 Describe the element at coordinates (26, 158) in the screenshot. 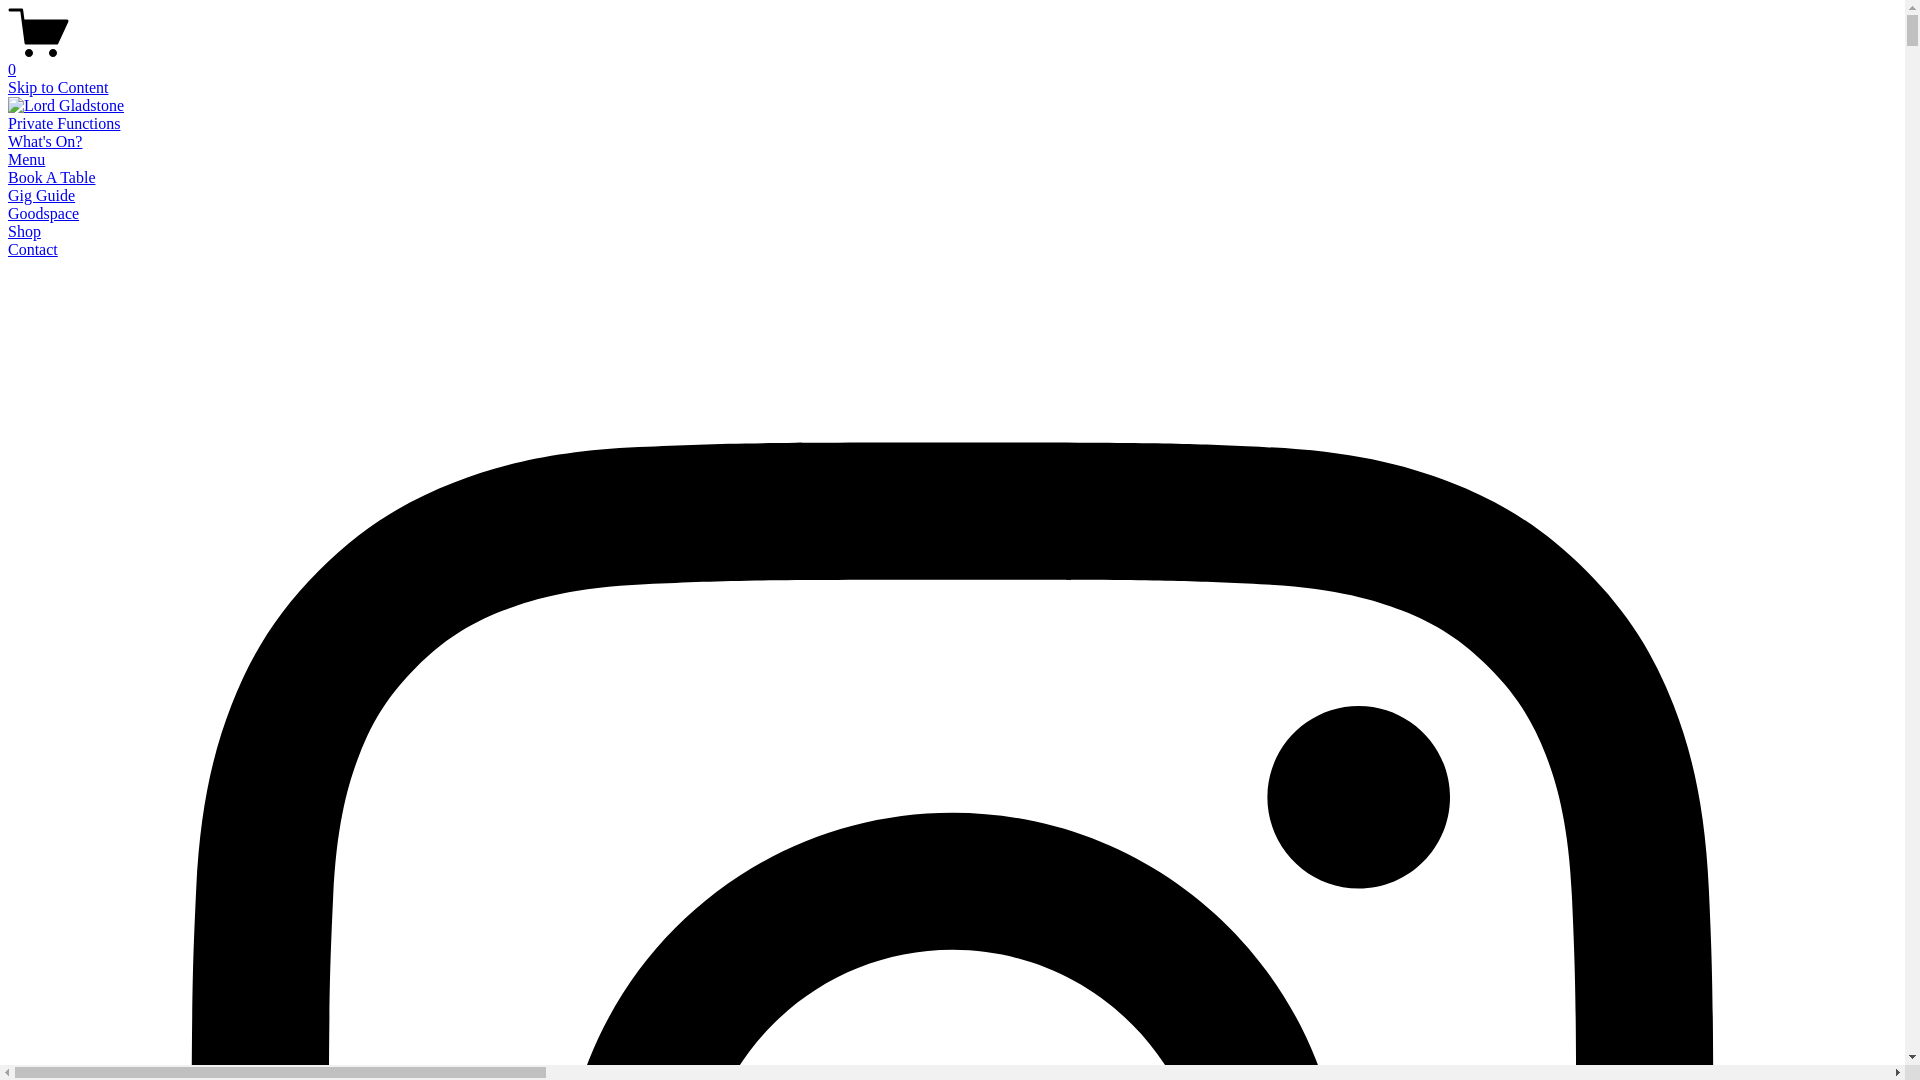

I see `'Menu'` at that location.